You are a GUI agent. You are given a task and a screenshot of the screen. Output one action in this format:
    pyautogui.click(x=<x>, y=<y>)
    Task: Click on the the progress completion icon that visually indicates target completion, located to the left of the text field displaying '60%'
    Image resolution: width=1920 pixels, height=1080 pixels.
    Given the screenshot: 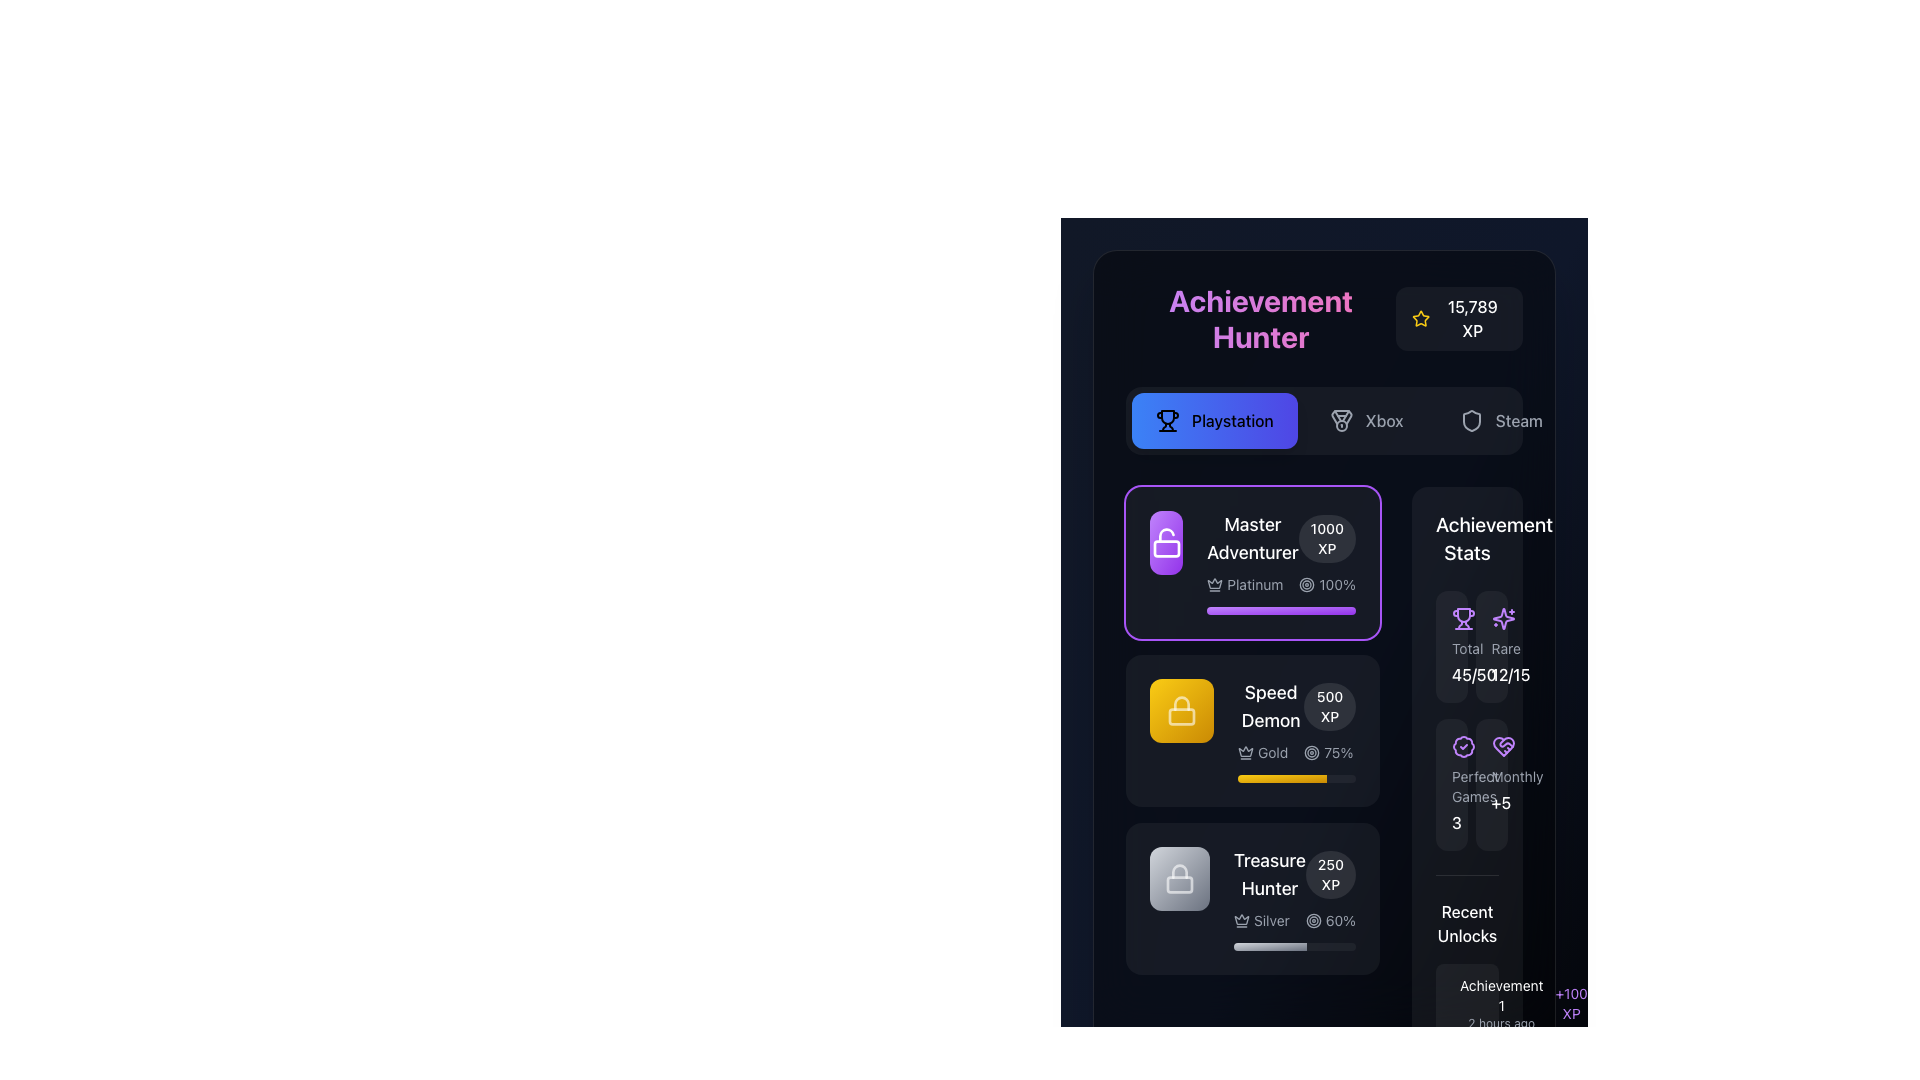 What is the action you would take?
    pyautogui.click(x=1313, y=921)
    